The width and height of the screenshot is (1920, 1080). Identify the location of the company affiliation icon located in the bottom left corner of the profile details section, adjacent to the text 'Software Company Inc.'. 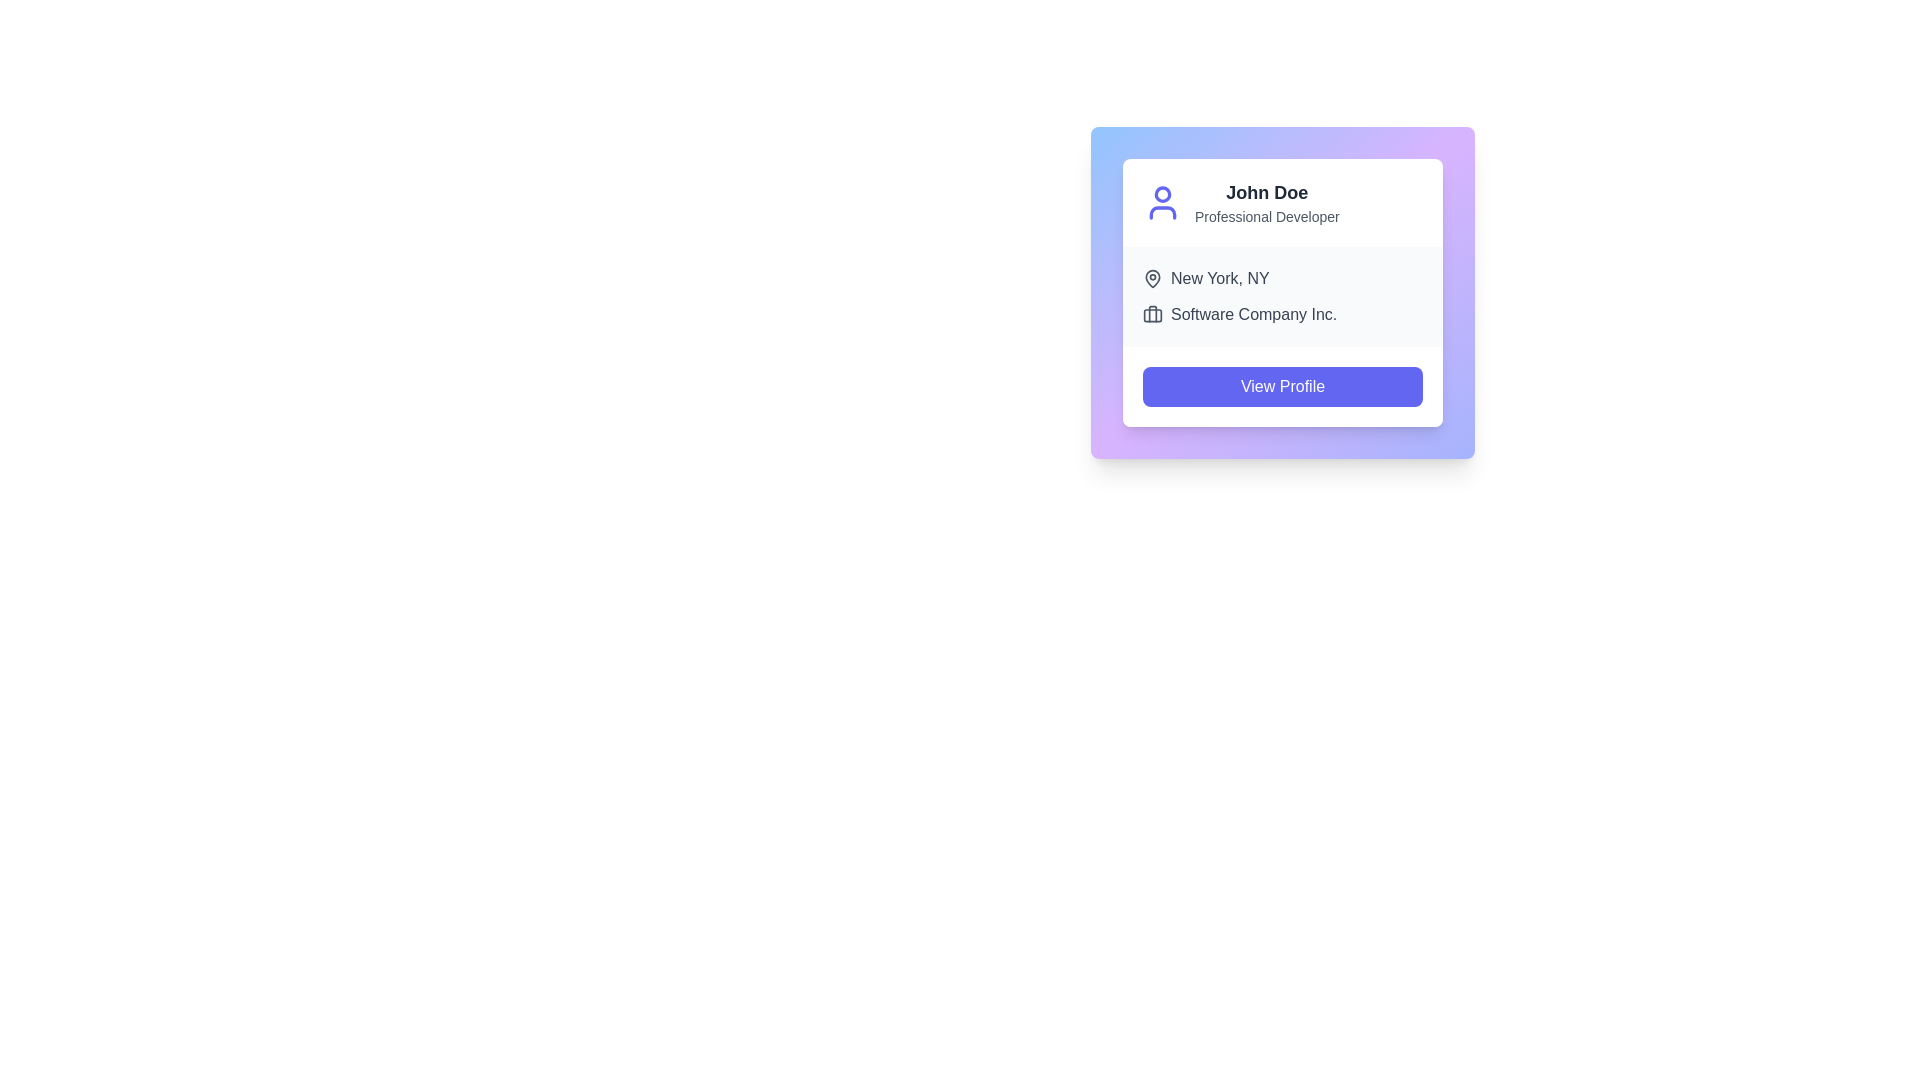
(1152, 315).